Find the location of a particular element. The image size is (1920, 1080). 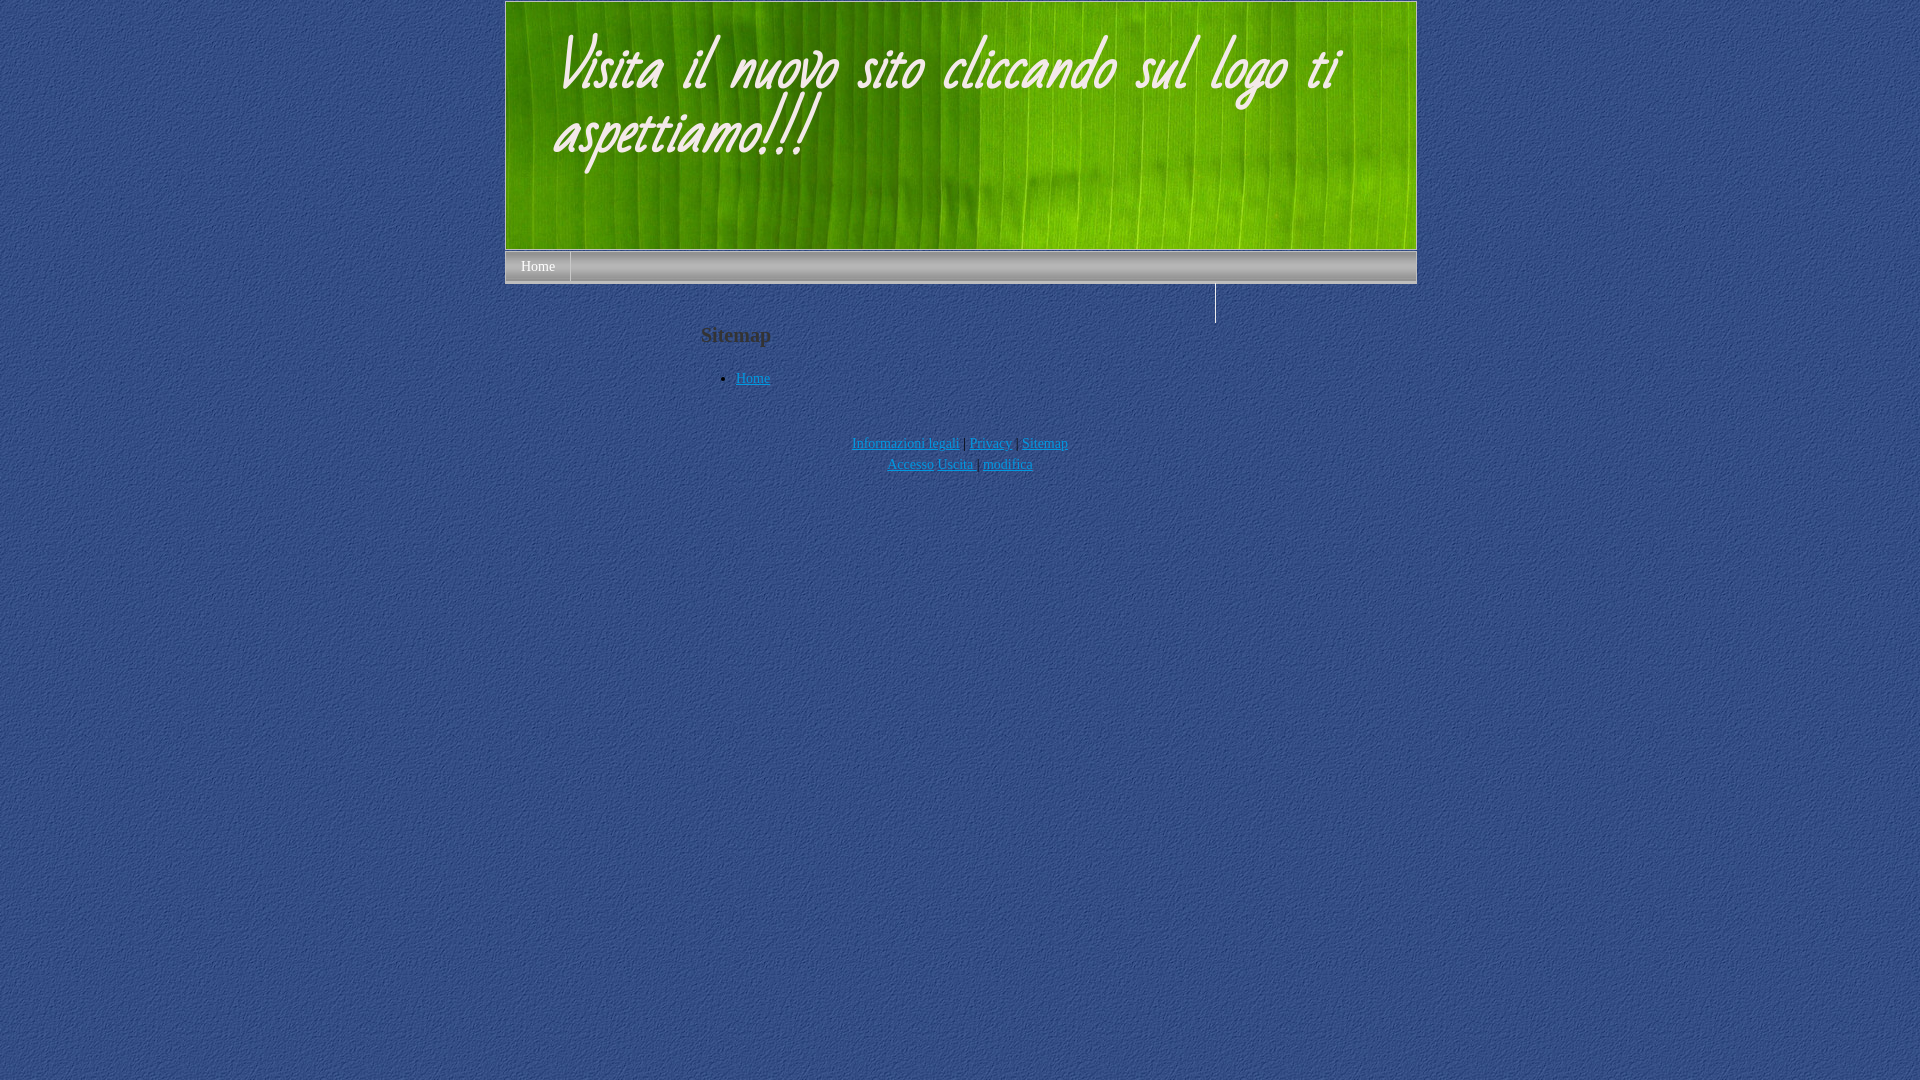

'Sitemap' is located at coordinates (1044, 442).